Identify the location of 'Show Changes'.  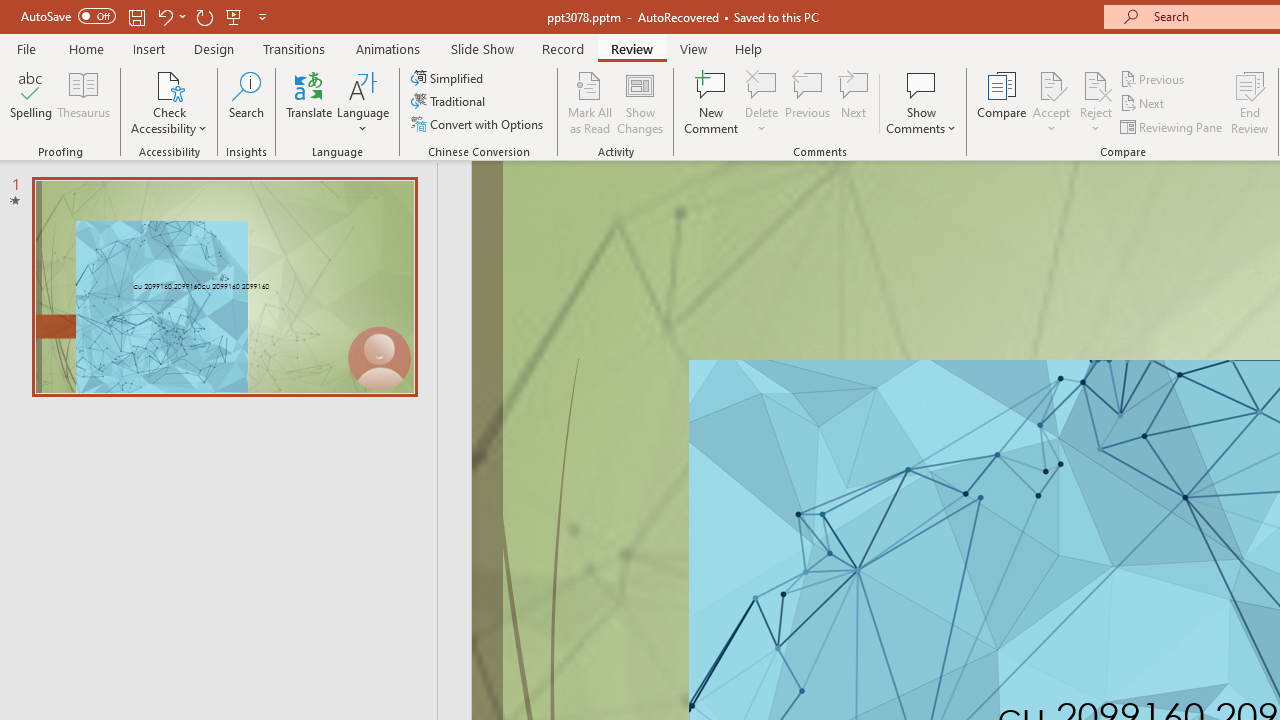
(640, 103).